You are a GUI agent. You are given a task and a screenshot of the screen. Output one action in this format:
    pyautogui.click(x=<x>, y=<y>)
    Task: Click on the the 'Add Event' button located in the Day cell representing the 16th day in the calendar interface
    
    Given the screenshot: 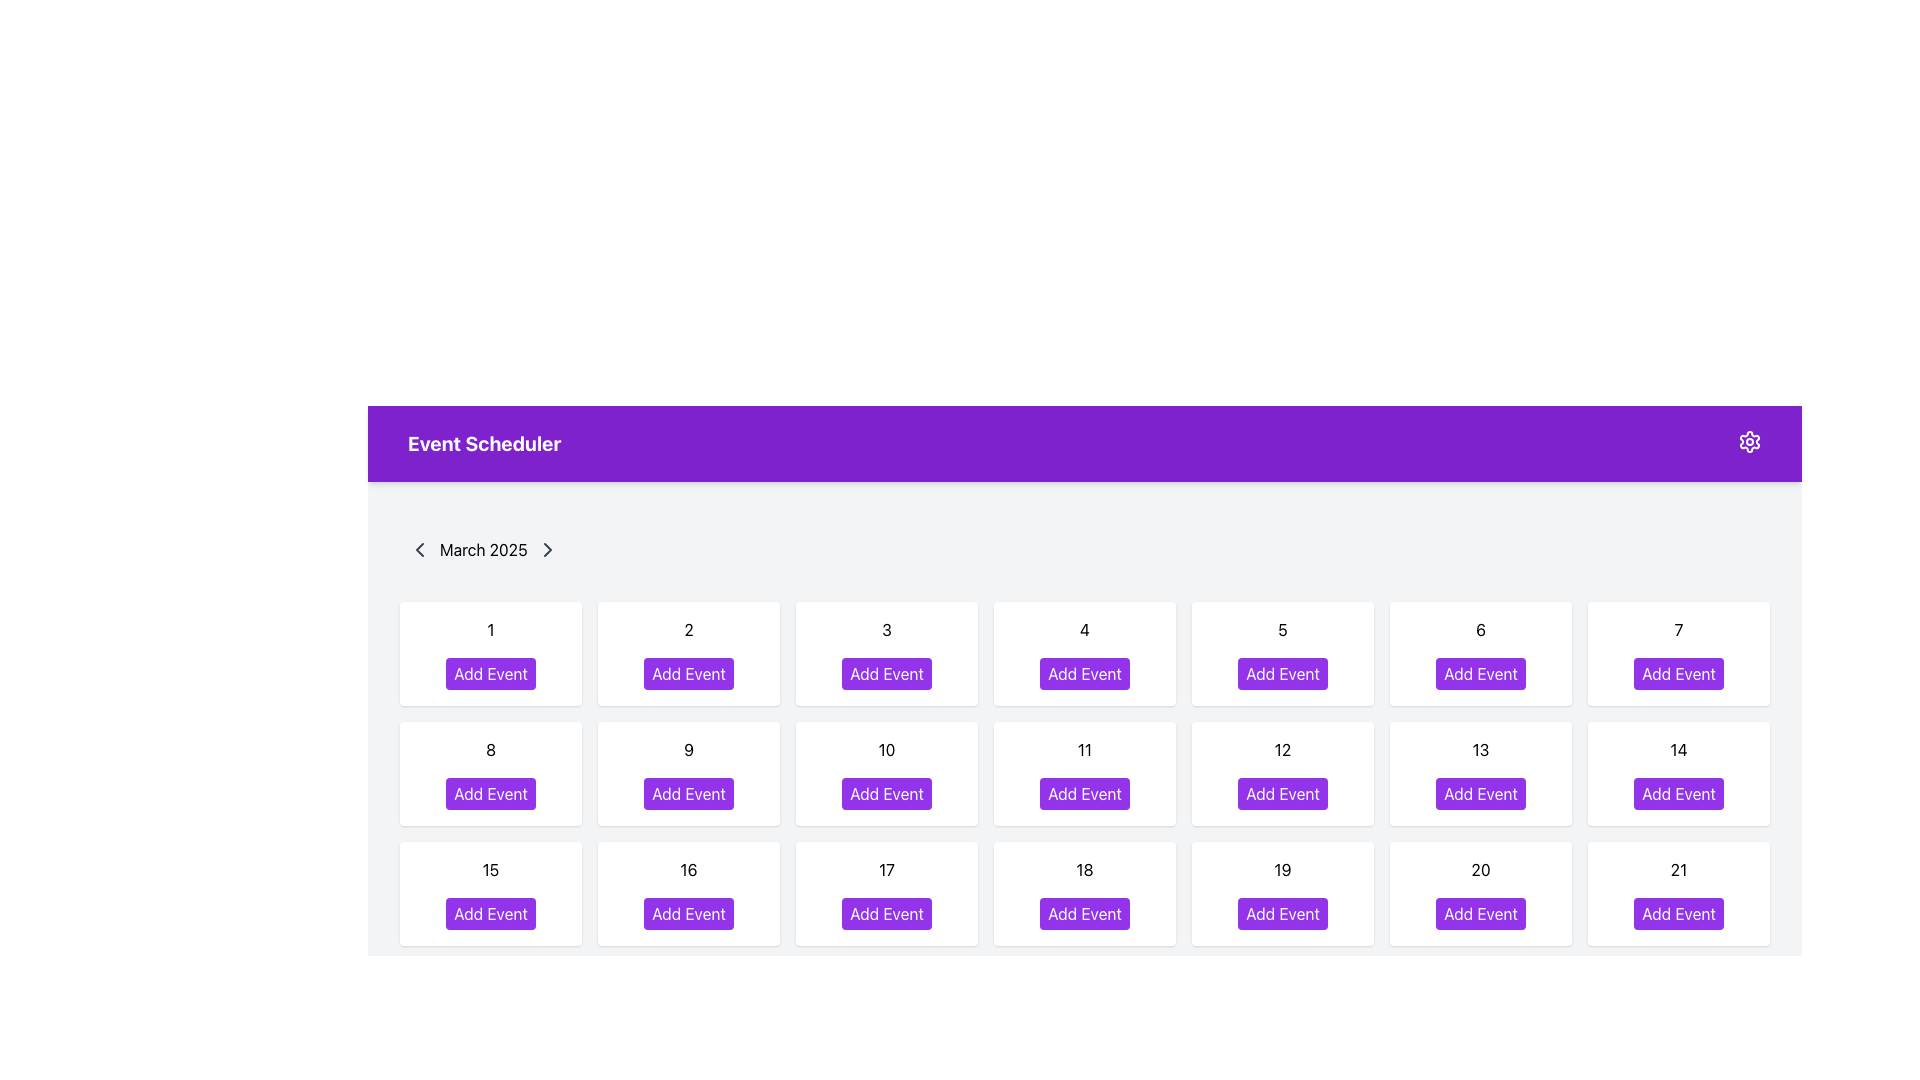 What is the action you would take?
    pyautogui.click(x=689, y=893)
    